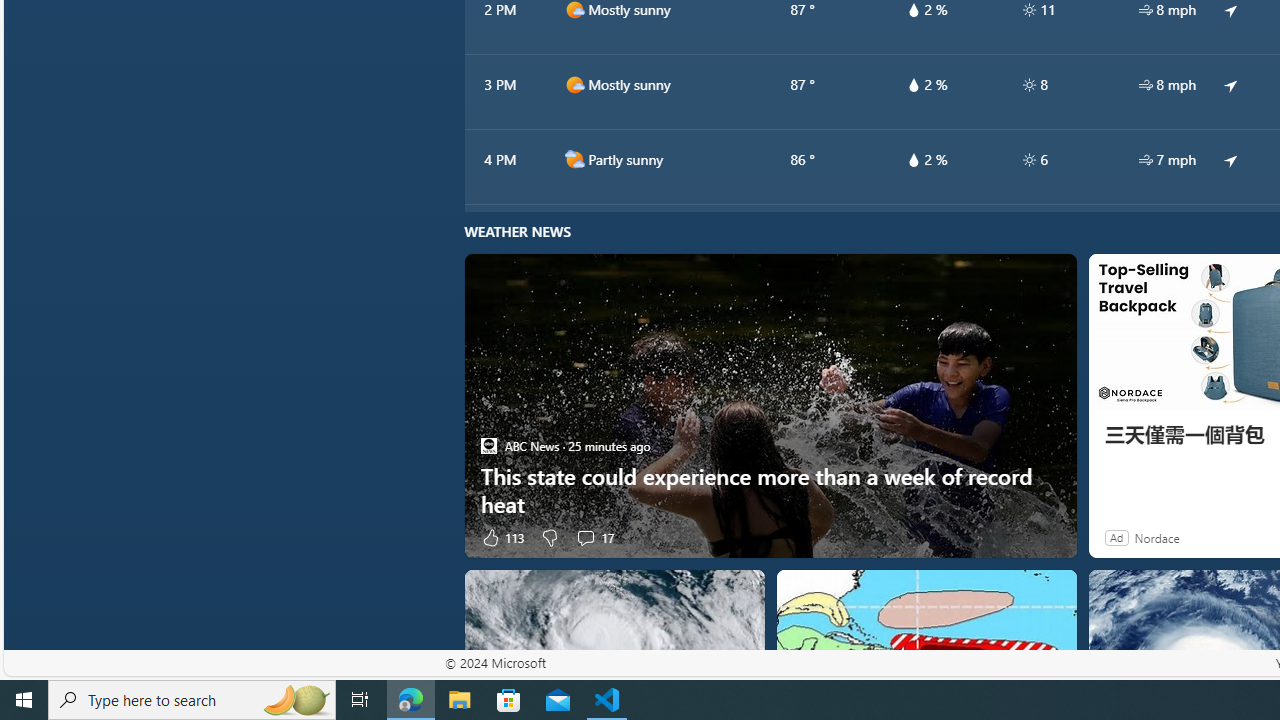 This screenshot has width=1280, height=720. Describe the element at coordinates (502, 536) in the screenshot. I see `'113 Like'` at that location.